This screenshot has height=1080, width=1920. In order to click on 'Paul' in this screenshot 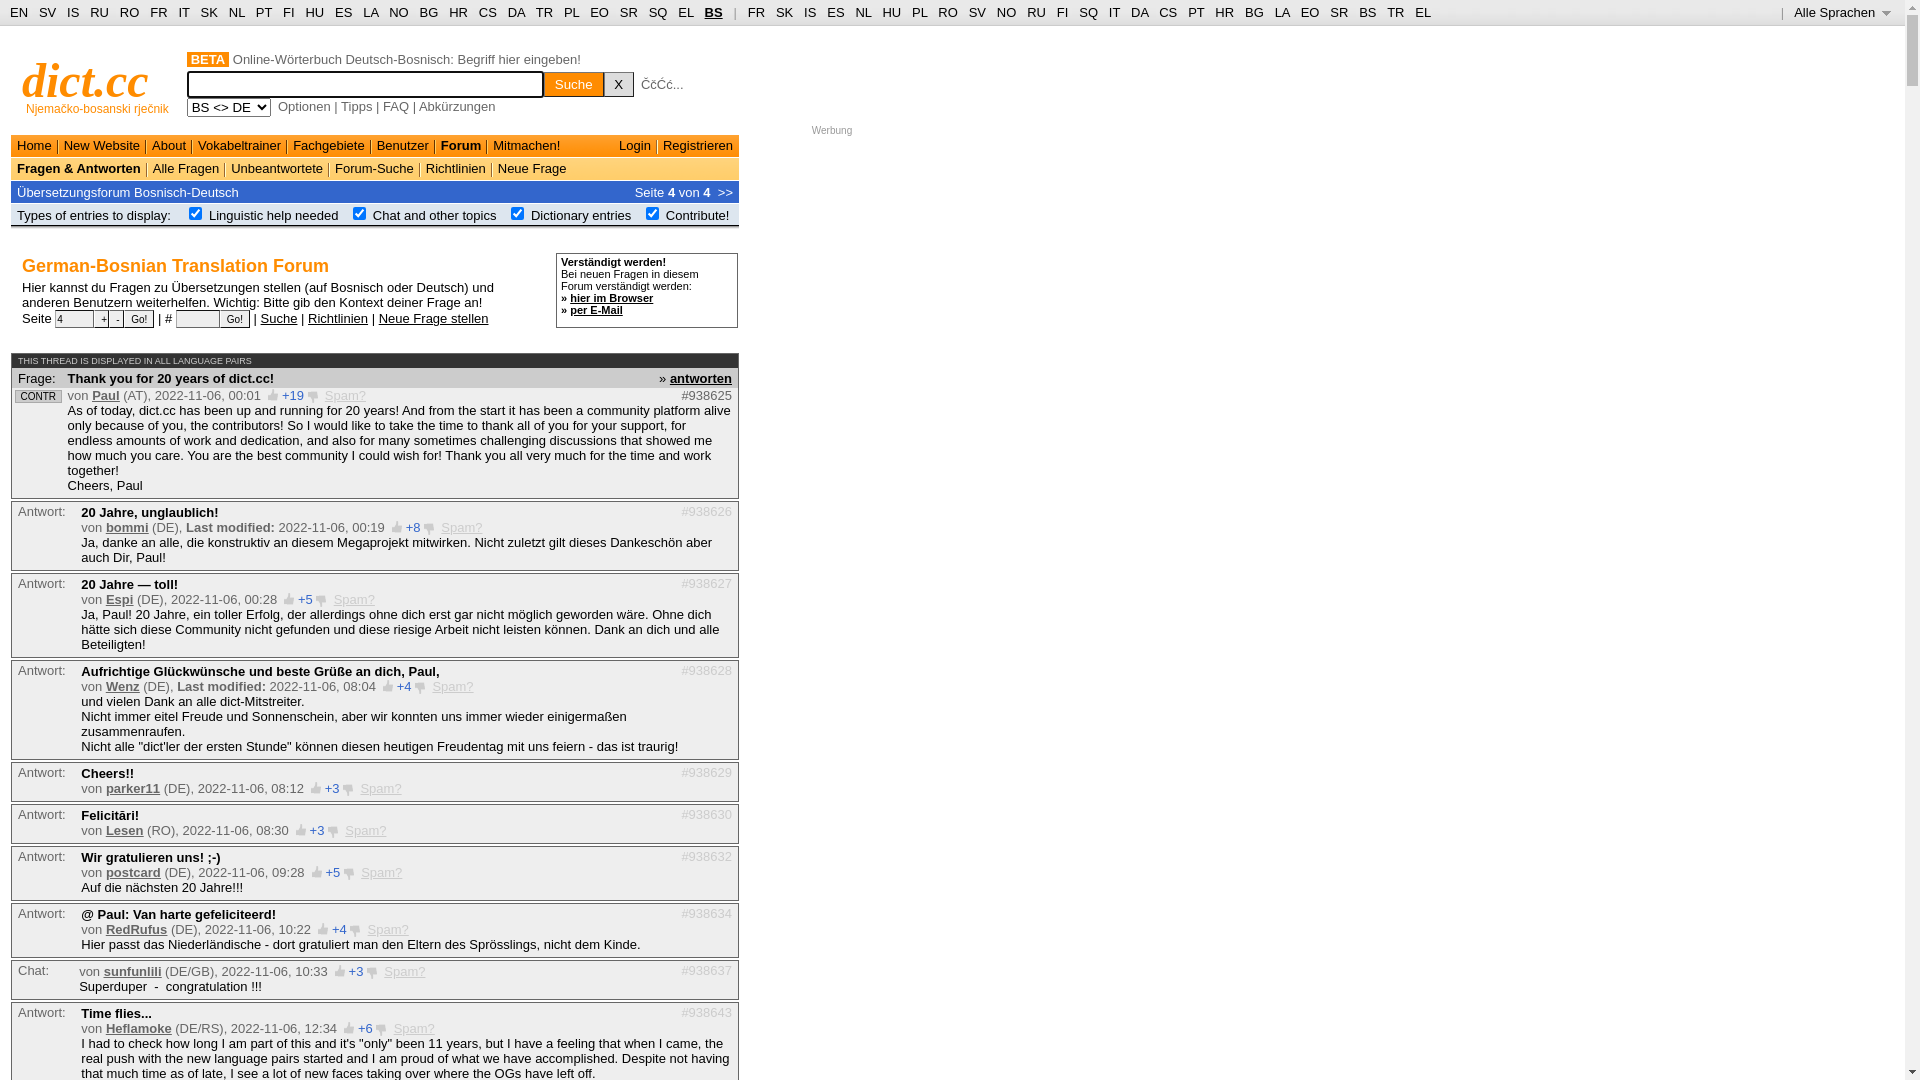, I will do `click(104, 395)`.